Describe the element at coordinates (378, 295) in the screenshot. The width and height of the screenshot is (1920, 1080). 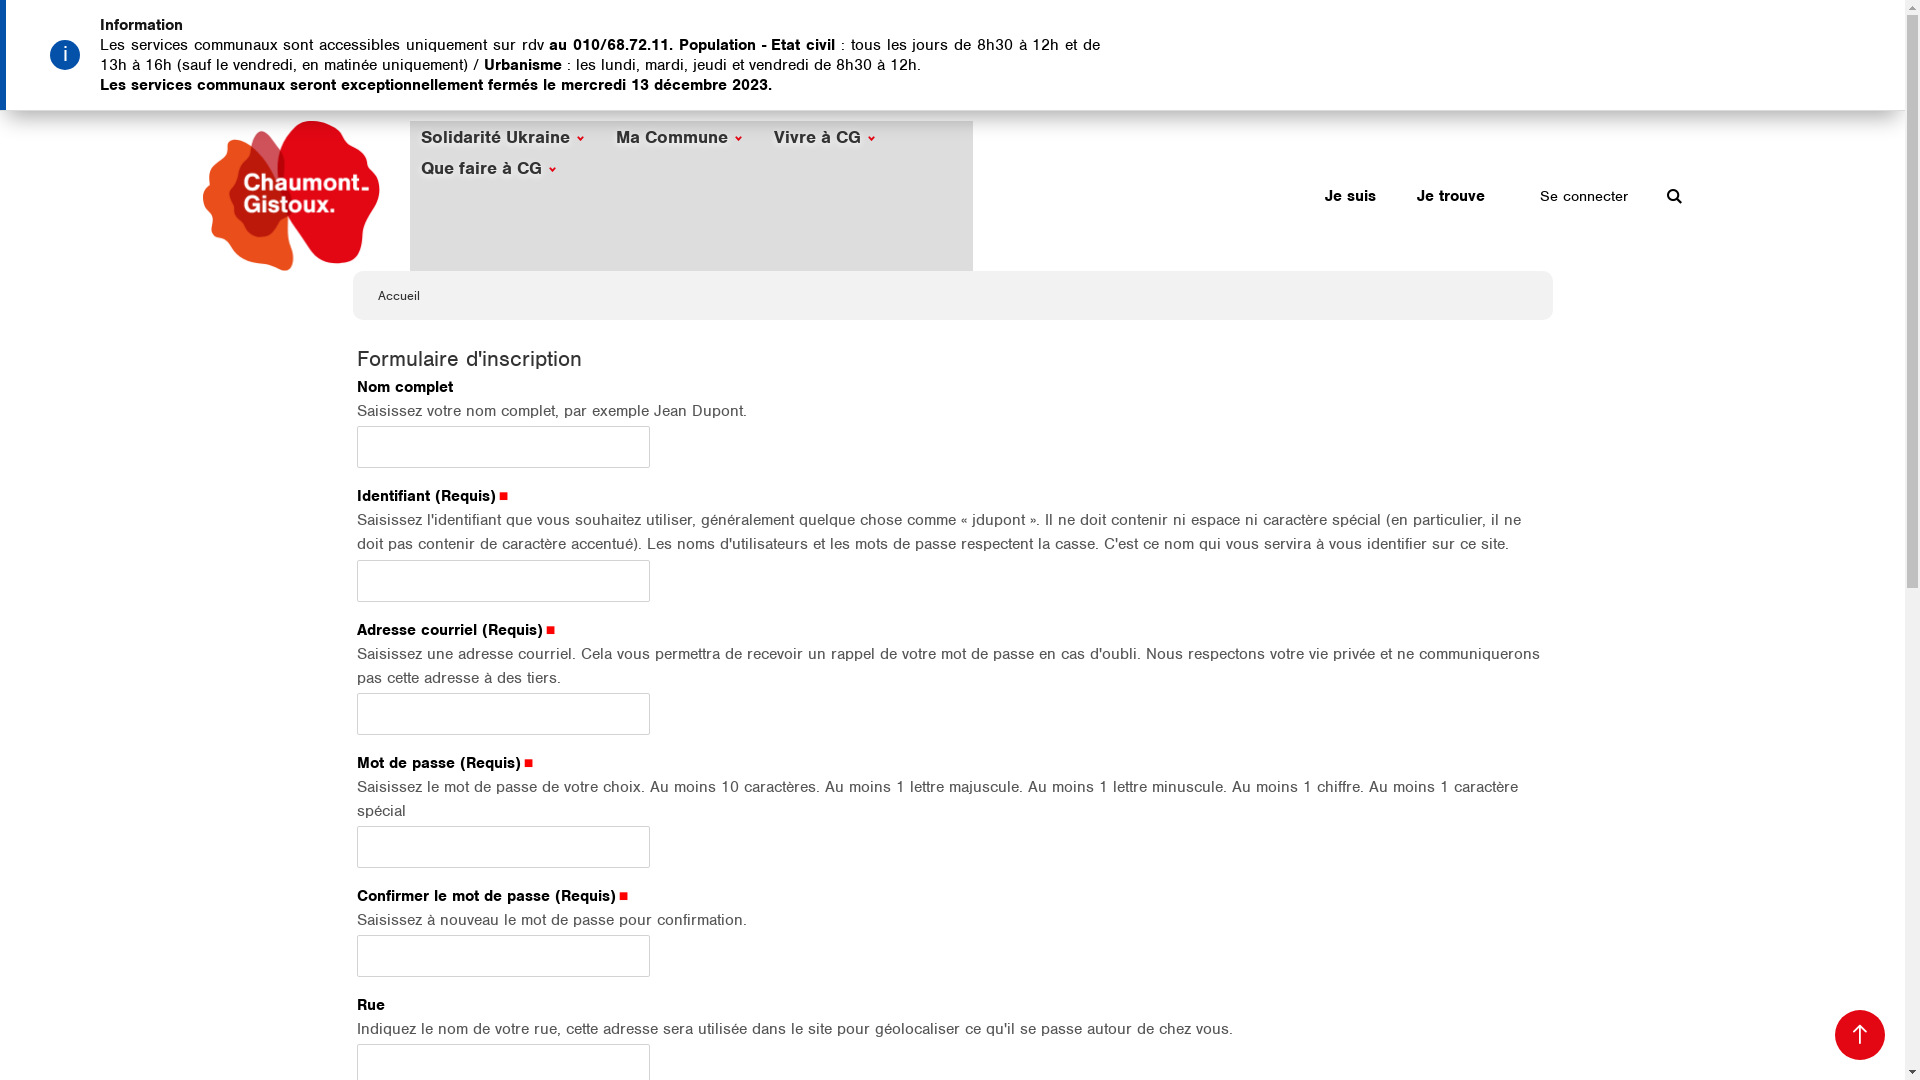
I see `'Accueil'` at that location.